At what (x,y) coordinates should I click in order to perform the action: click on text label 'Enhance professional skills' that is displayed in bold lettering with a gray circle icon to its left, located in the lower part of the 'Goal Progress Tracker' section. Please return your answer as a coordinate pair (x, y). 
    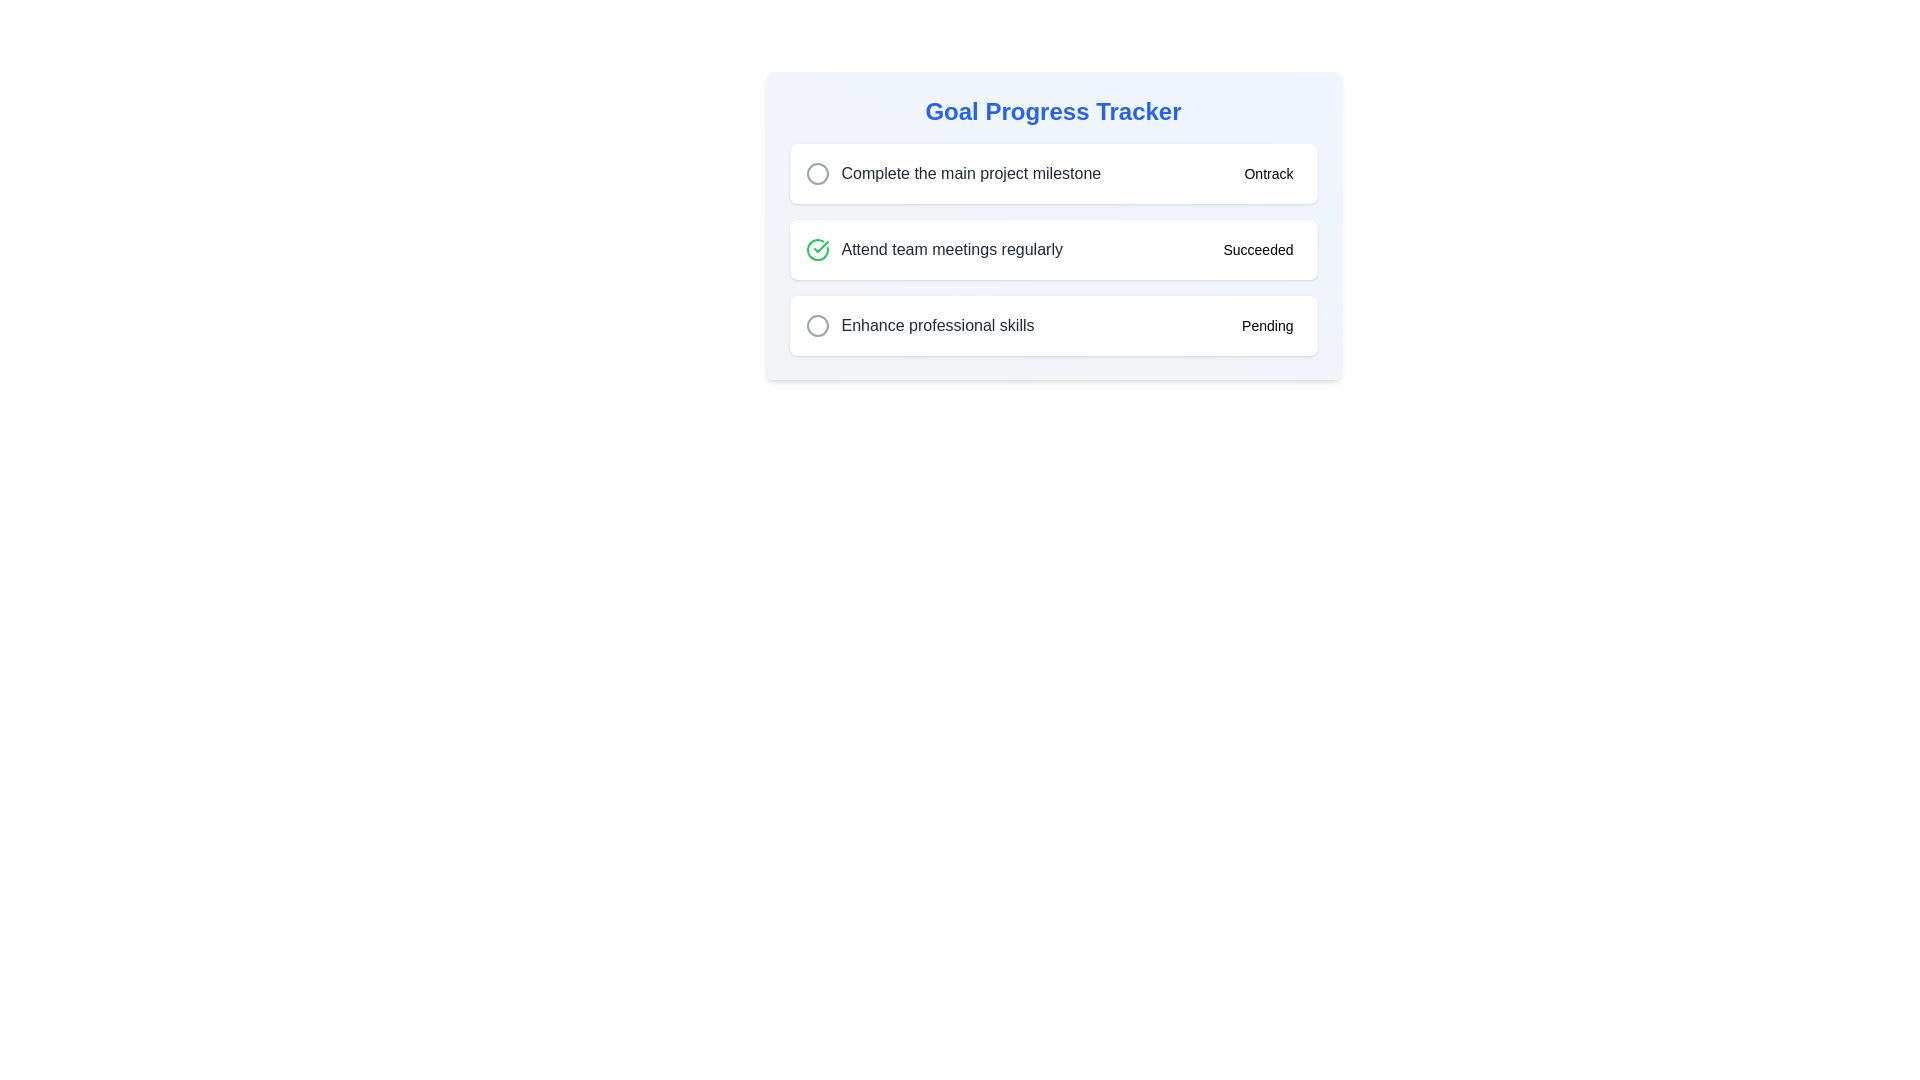
    Looking at the image, I should click on (919, 325).